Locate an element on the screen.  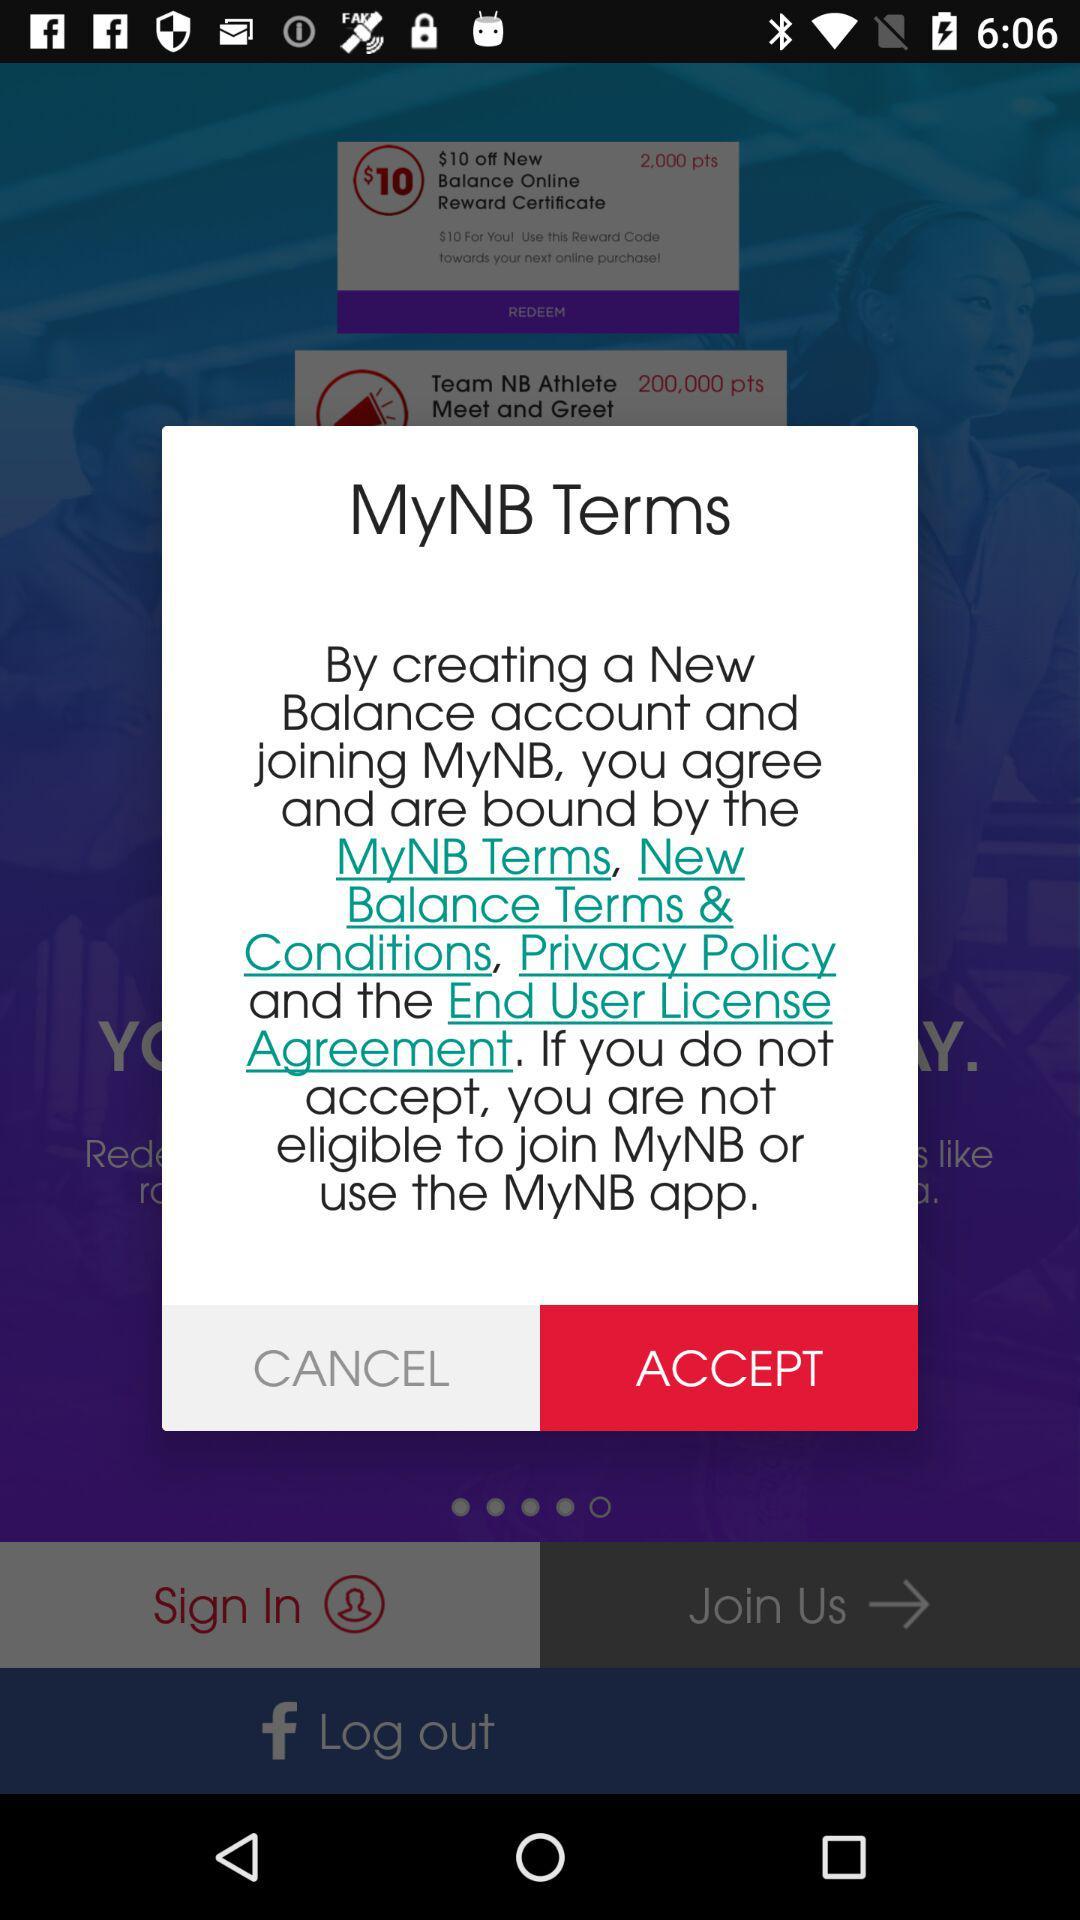
accept icon is located at coordinates (729, 1367).